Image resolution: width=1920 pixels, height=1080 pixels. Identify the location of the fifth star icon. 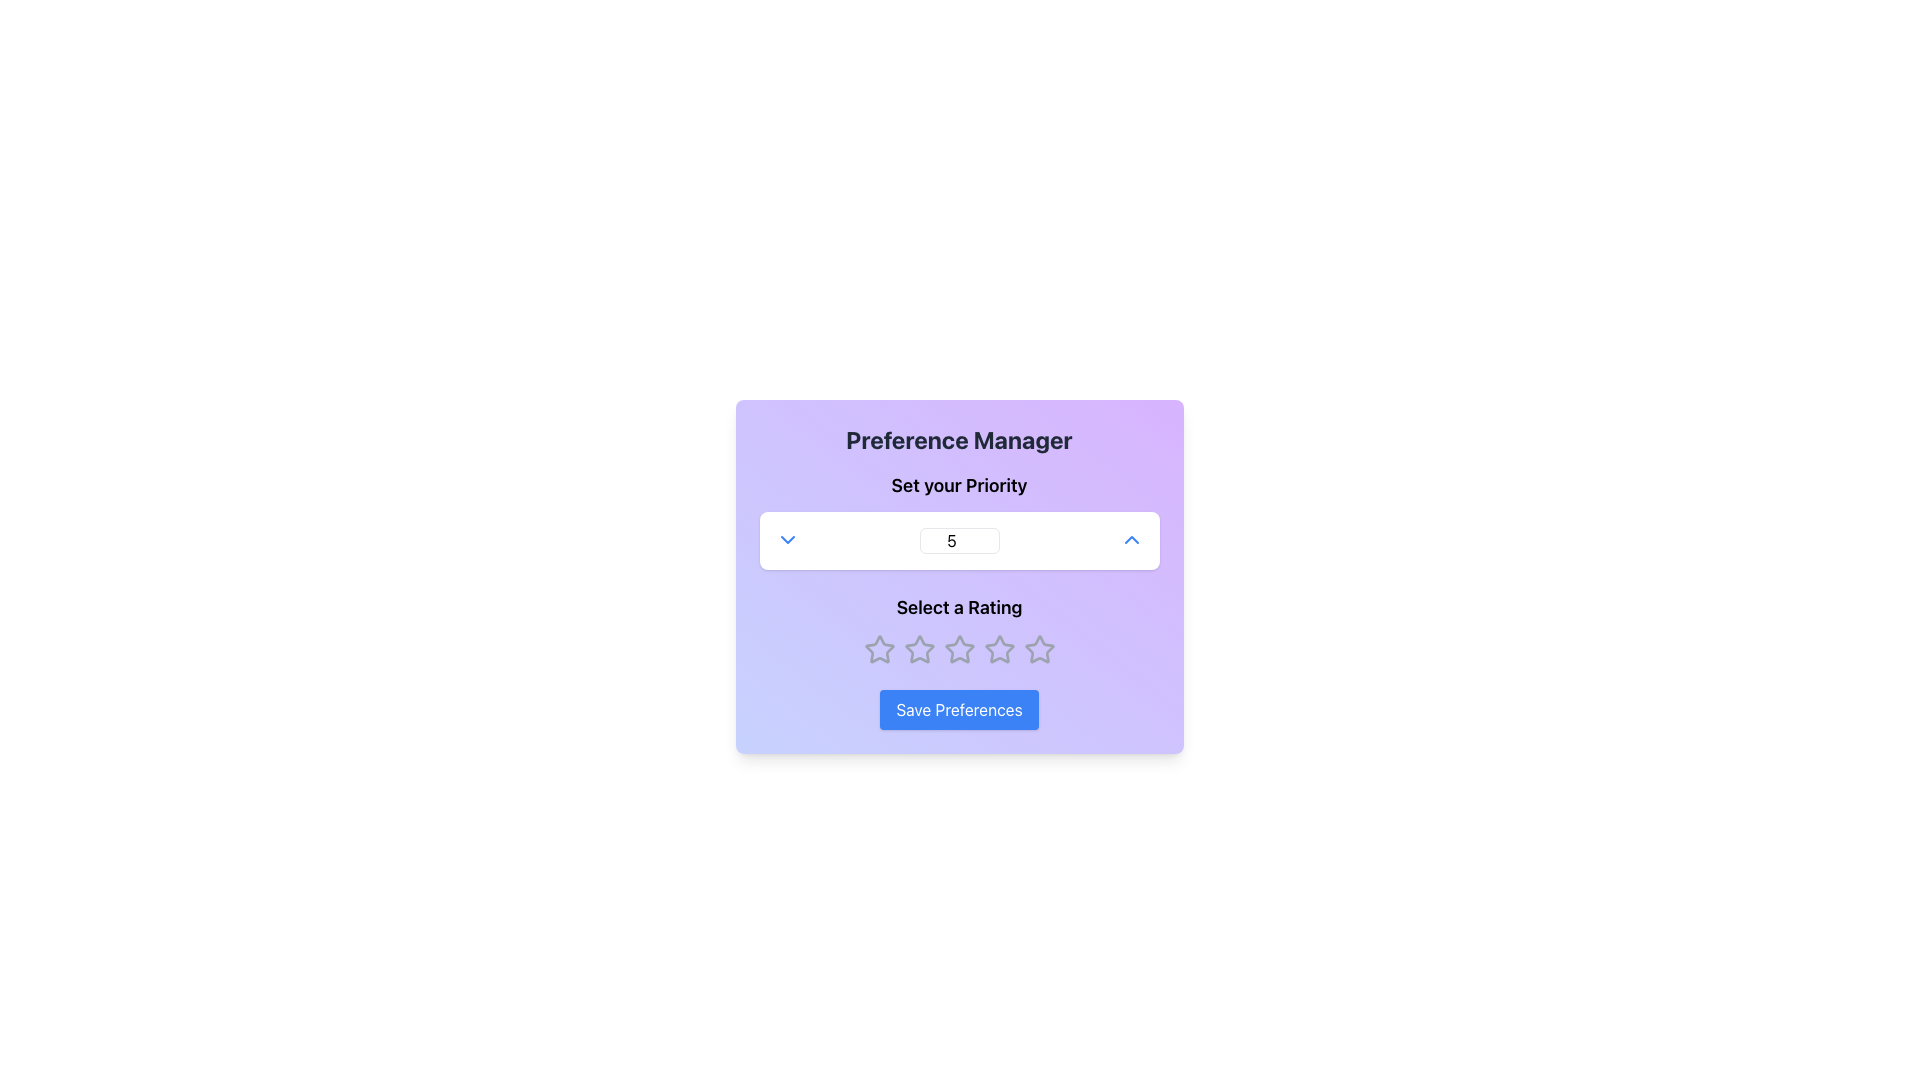
(1038, 648).